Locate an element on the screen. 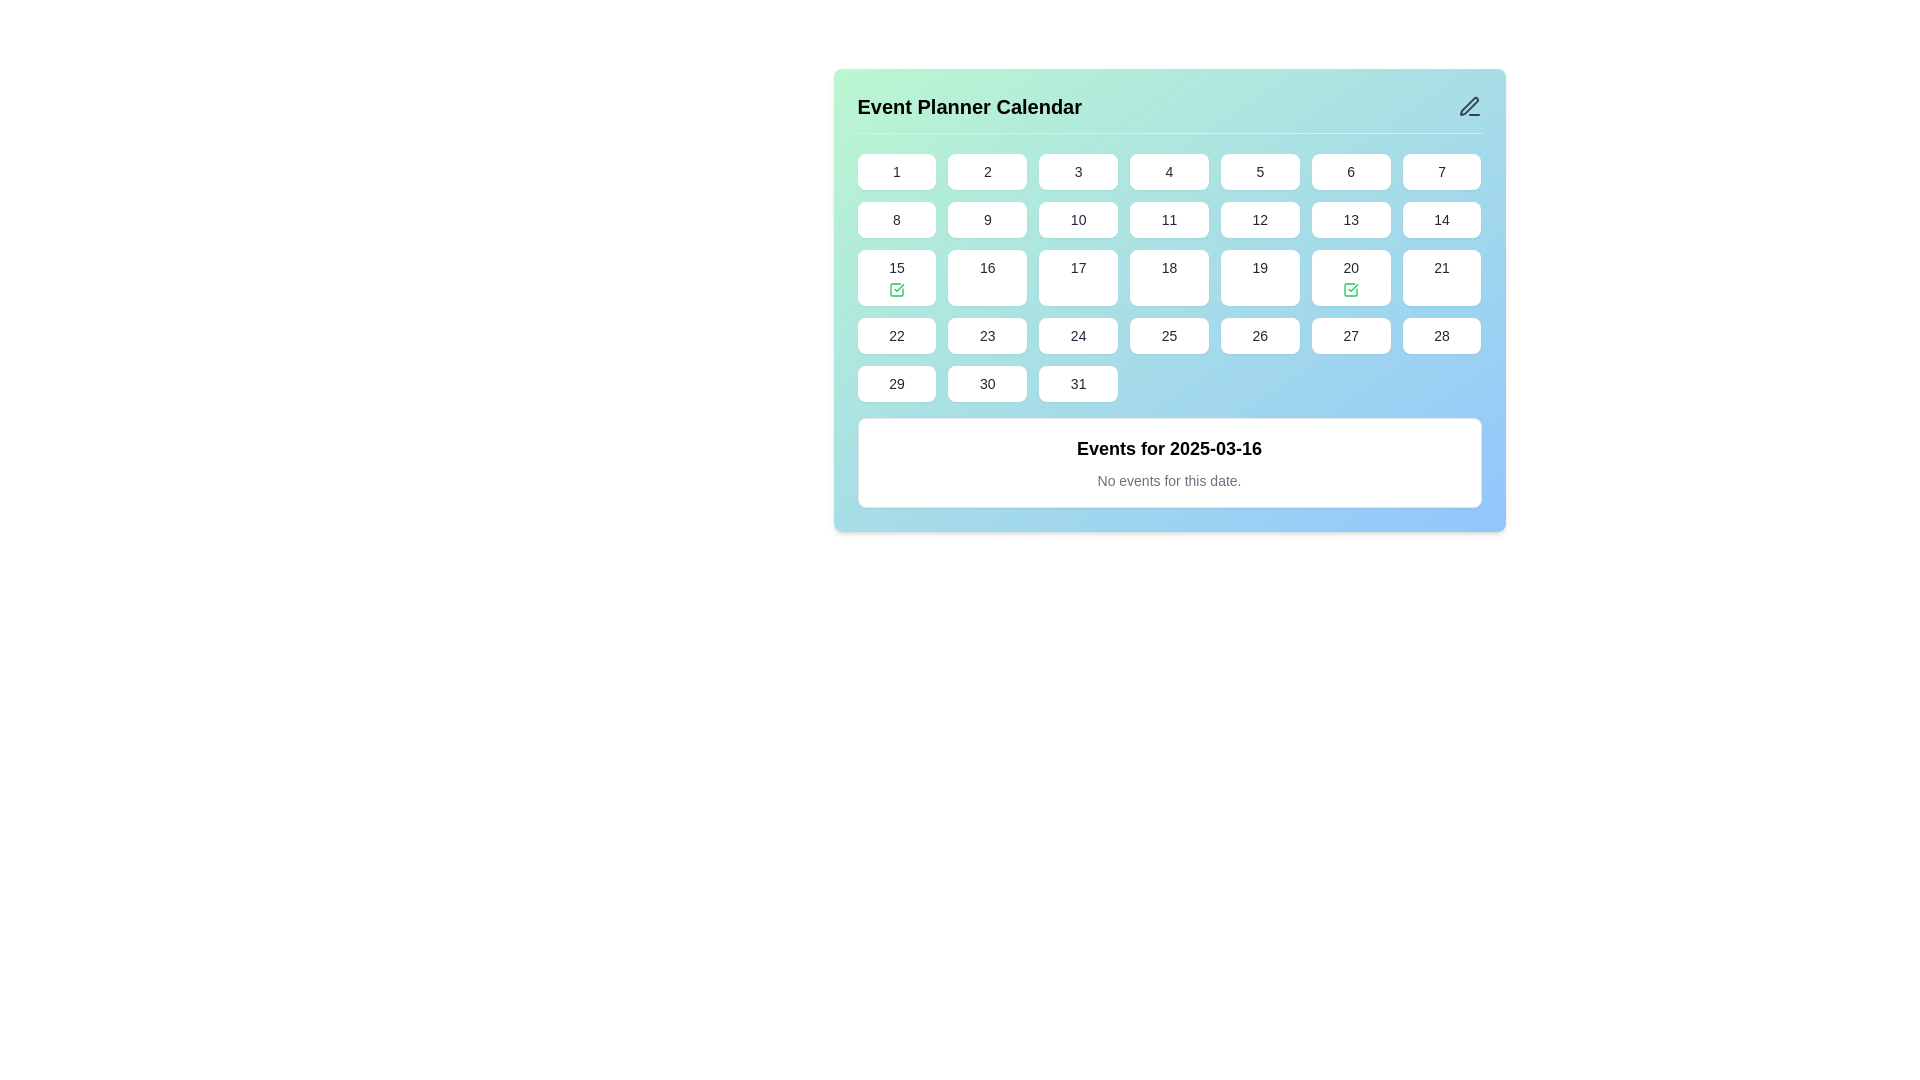 The width and height of the screenshot is (1920, 1080). the button labeled '9' in the calendar interface is located at coordinates (987, 219).